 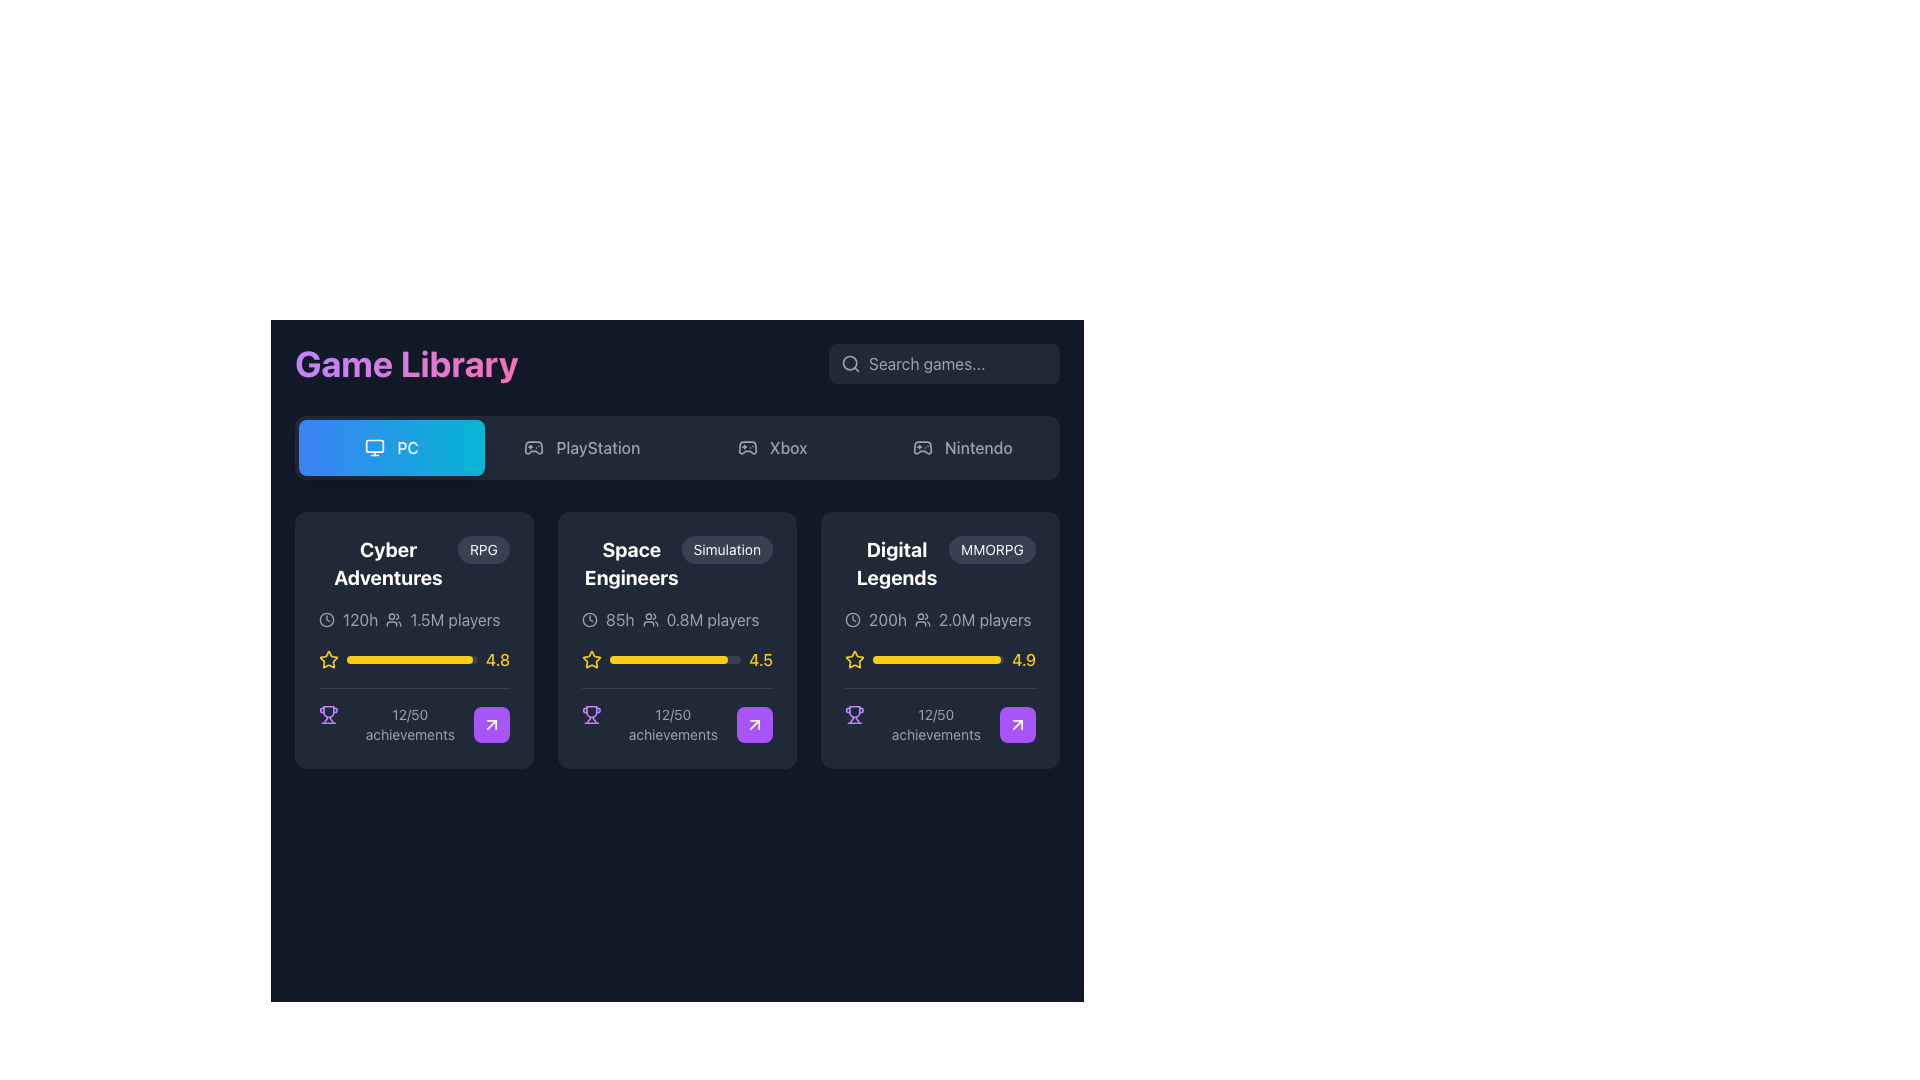 I want to click on the 'PC' button, which is the first button in a row of four platform selectors, so click(x=392, y=446).